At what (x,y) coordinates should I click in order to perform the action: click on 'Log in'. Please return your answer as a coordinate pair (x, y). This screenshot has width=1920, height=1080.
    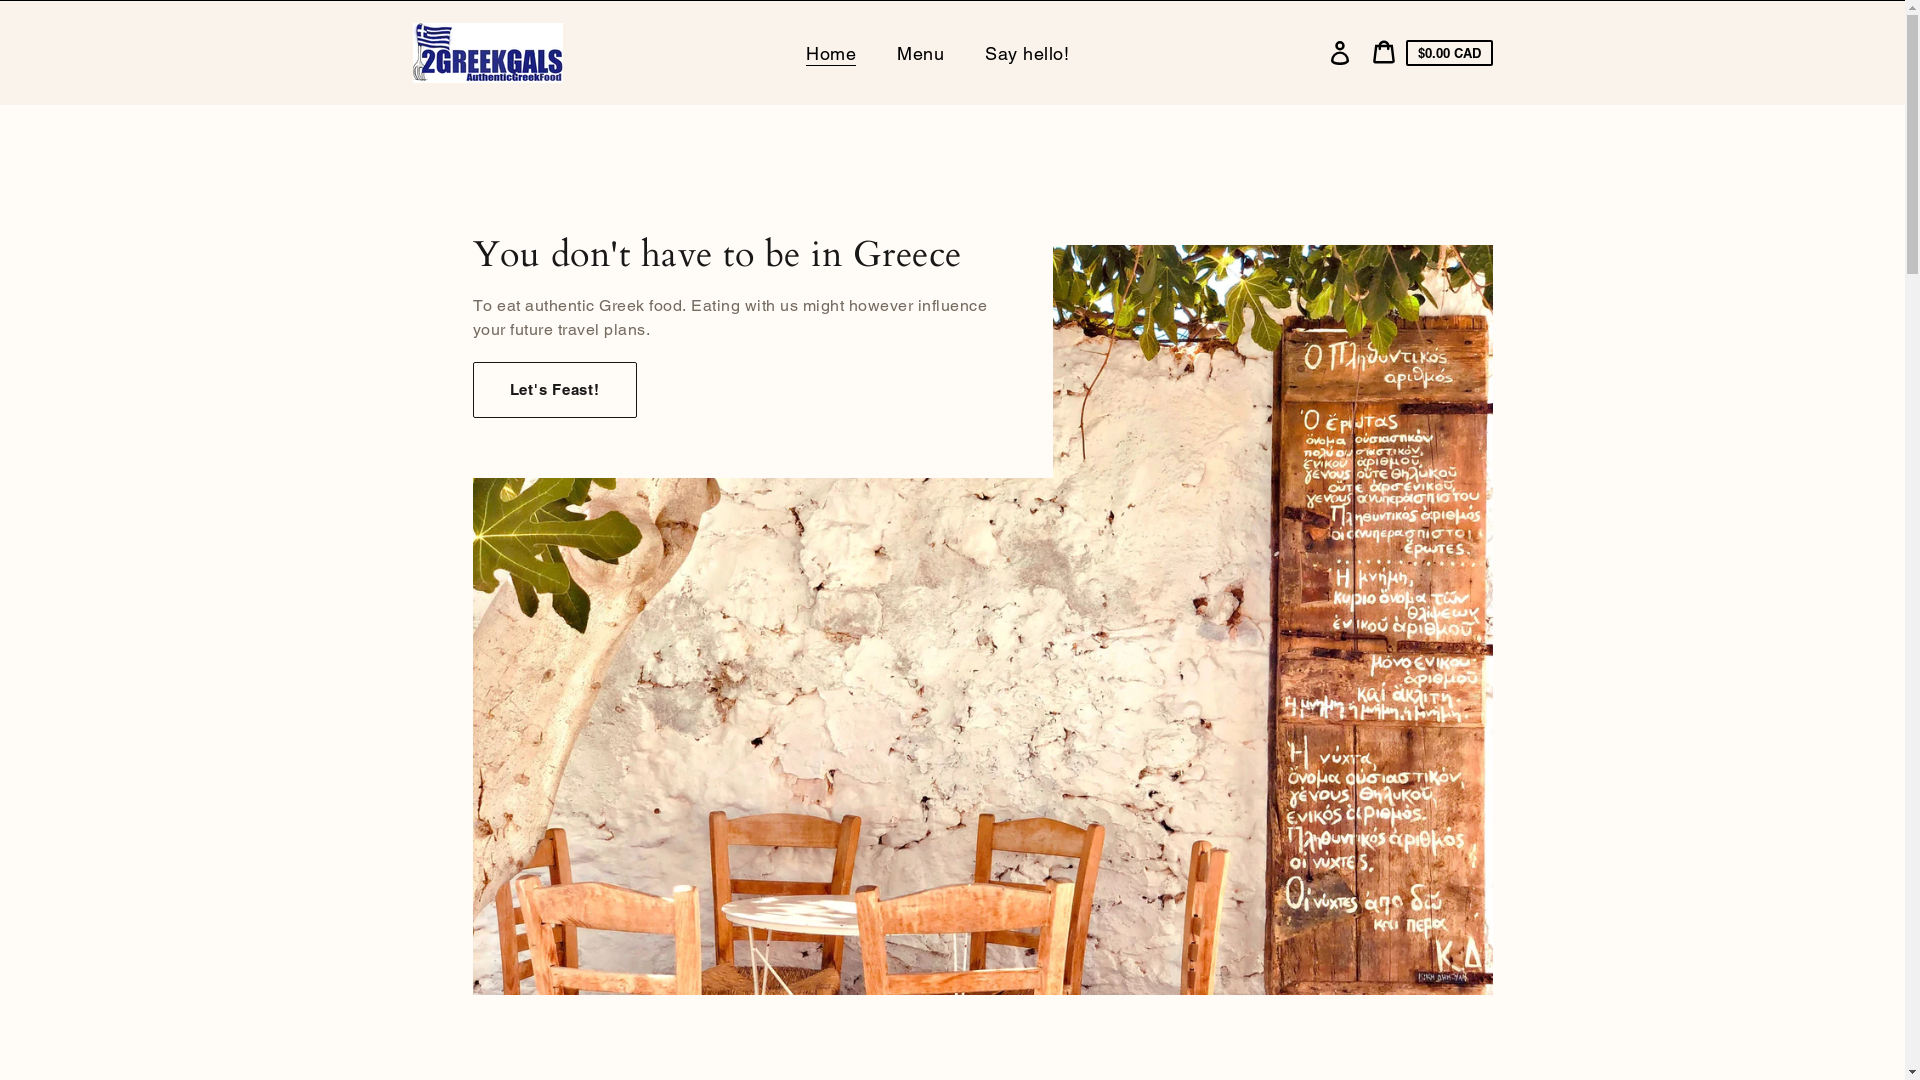
    Looking at the image, I should click on (1339, 52).